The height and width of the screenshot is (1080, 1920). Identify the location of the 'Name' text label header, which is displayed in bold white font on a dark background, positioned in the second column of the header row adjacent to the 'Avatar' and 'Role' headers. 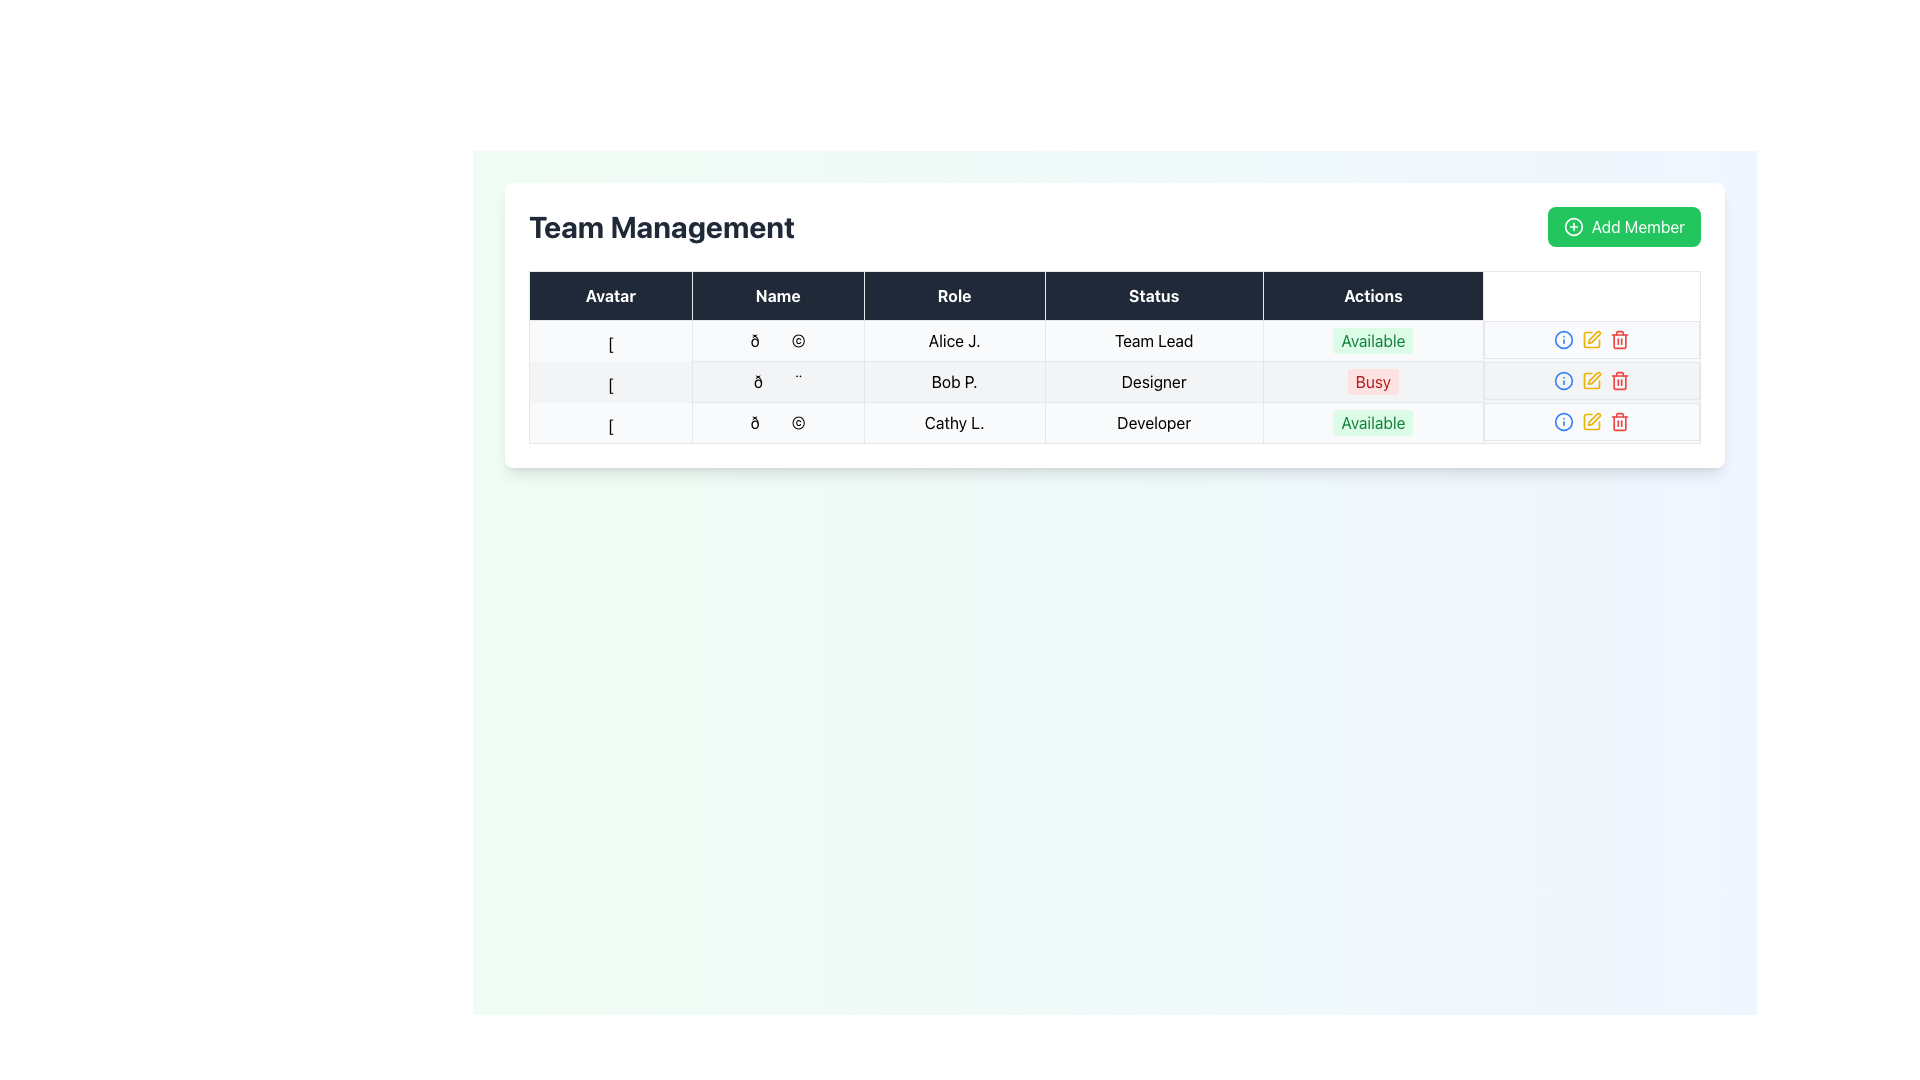
(777, 296).